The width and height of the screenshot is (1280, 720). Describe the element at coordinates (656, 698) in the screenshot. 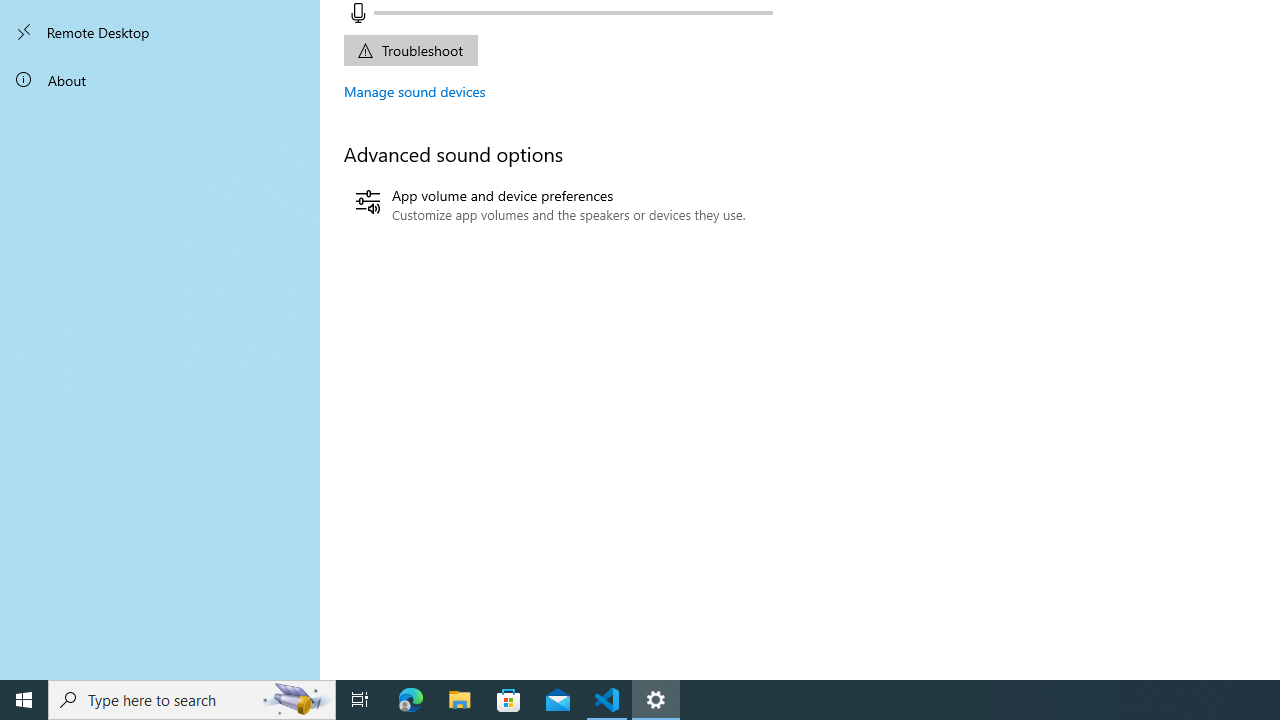

I see `'Settings - 1 running window'` at that location.